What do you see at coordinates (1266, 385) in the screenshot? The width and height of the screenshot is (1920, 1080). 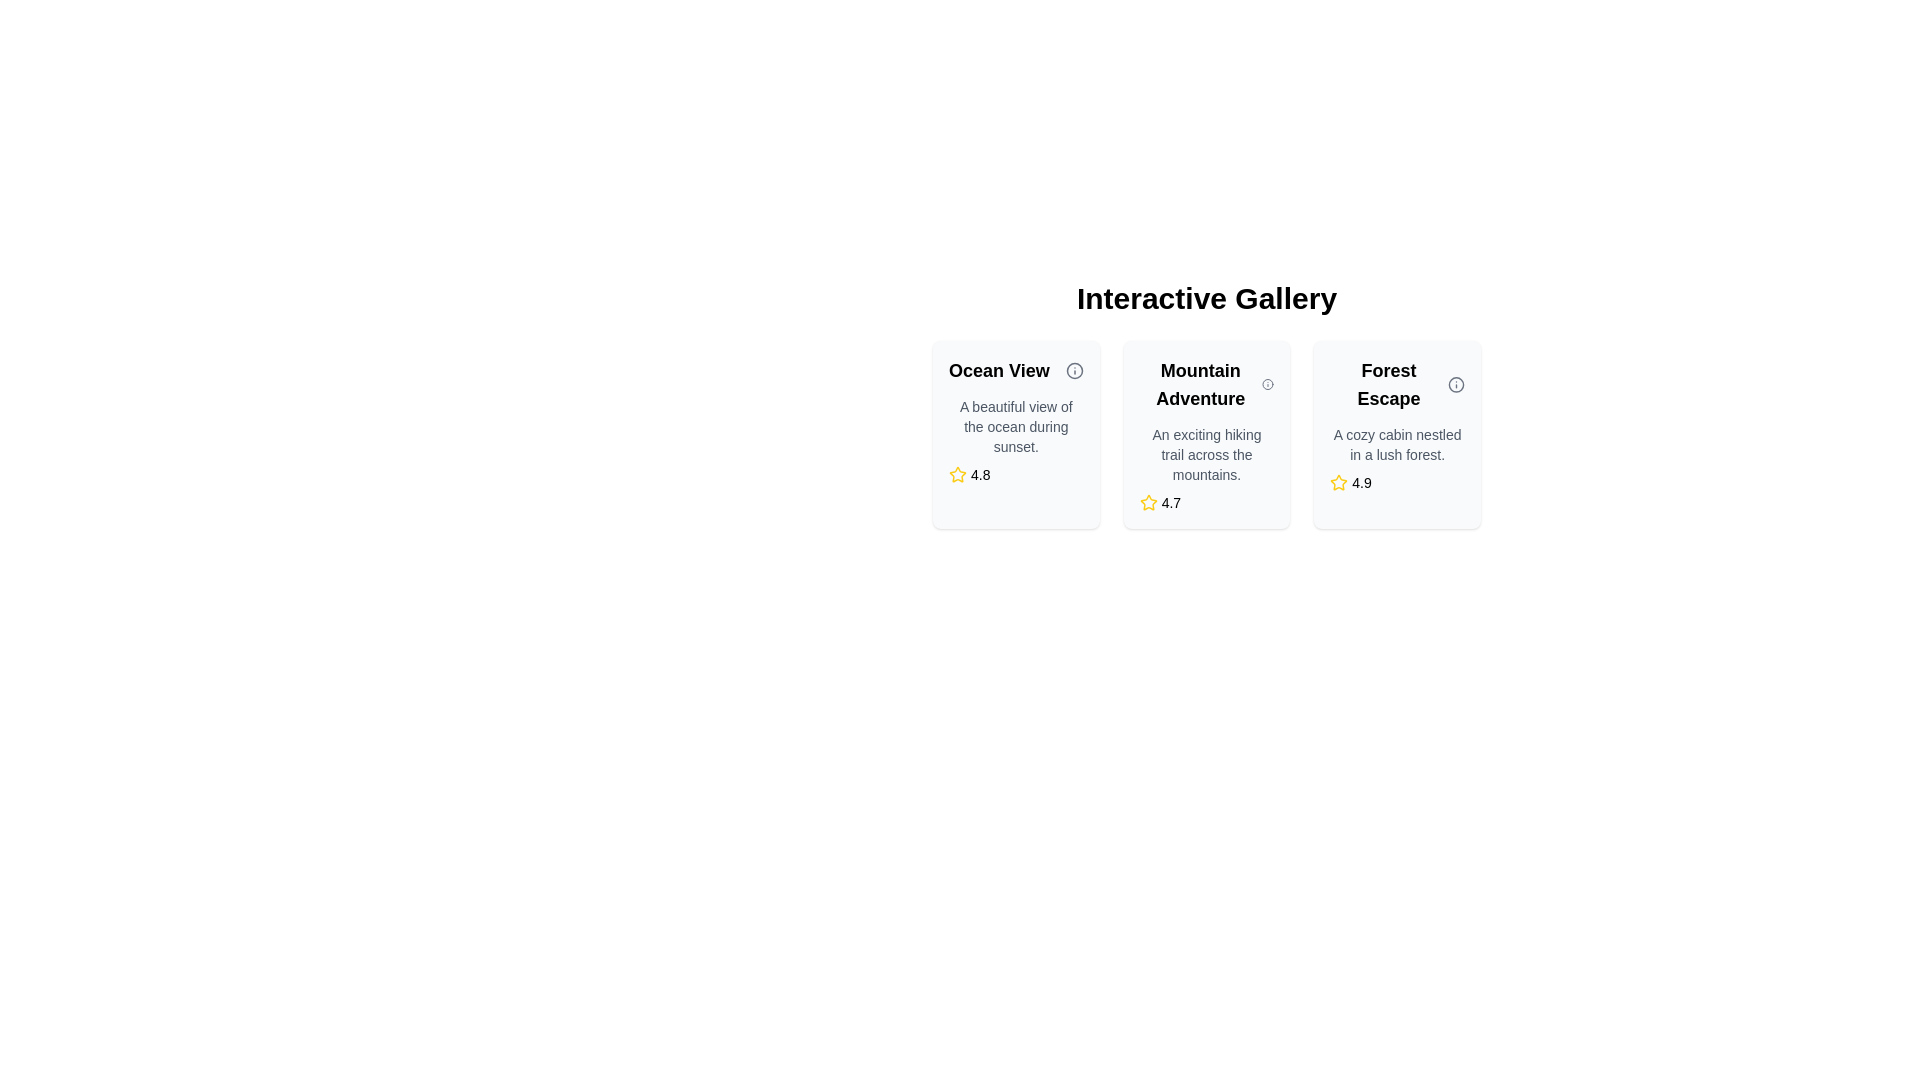 I see `the information icon, which is a small circular icon with a hollow gray outline and an information symbol, located next to the 'Mountain Adventure' title` at bounding box center [1266, 385].